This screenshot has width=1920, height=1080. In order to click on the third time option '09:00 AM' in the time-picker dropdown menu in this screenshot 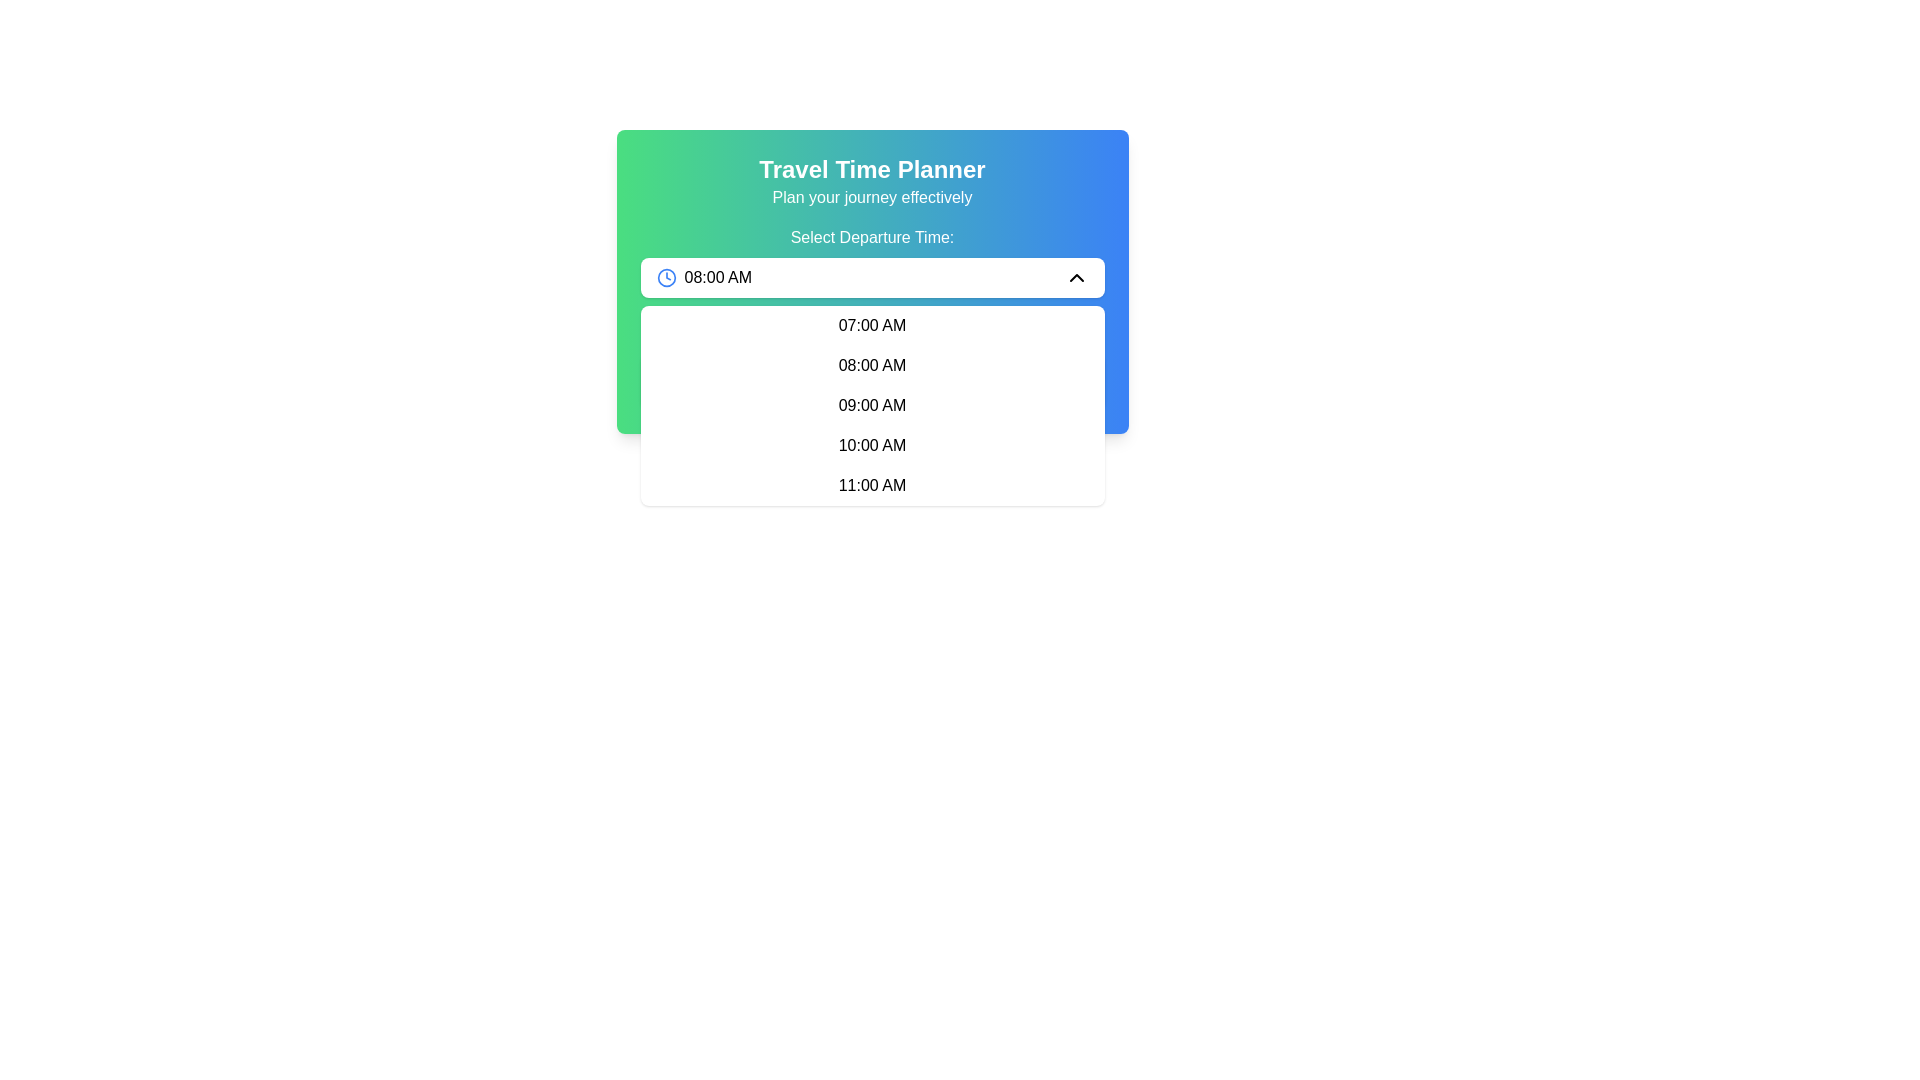, I will do `click(872, 405)`.